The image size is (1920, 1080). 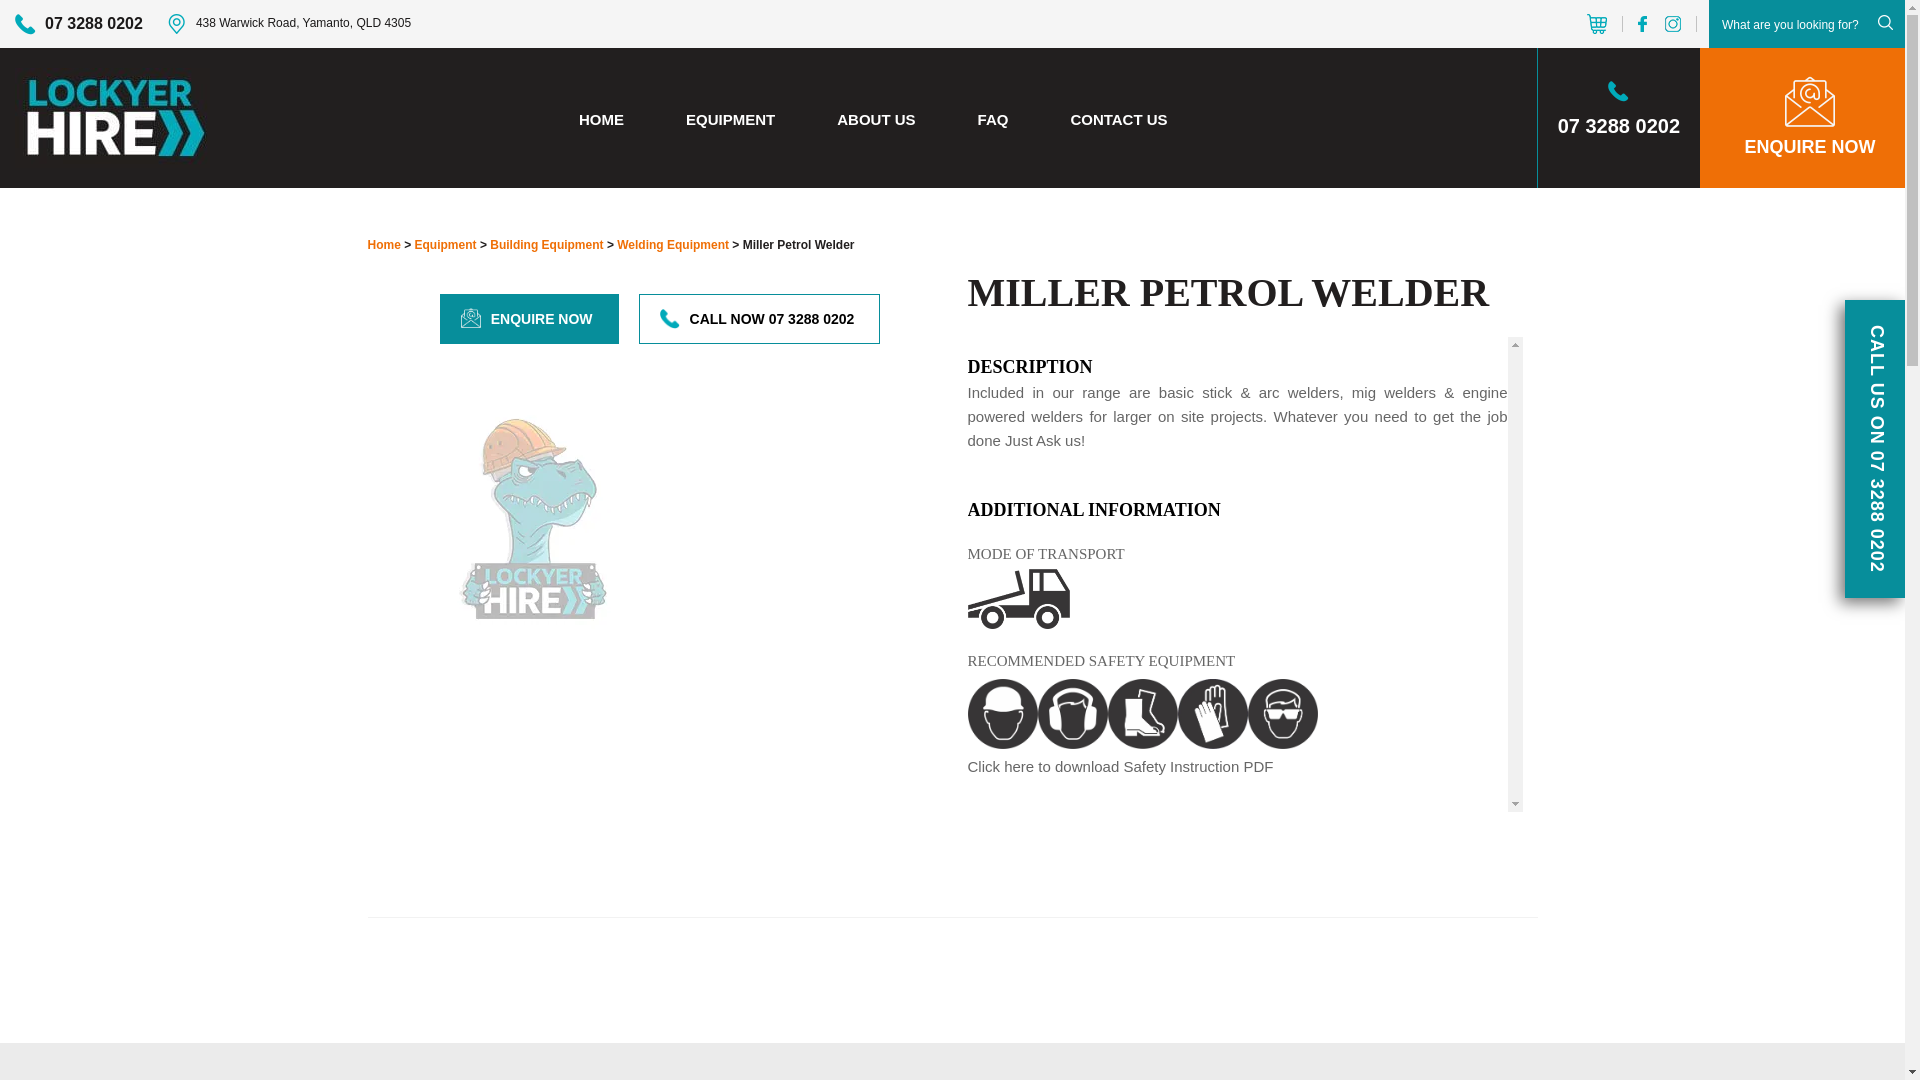 I want to click on 'CONTACT US', so click(x=1068, y=119).